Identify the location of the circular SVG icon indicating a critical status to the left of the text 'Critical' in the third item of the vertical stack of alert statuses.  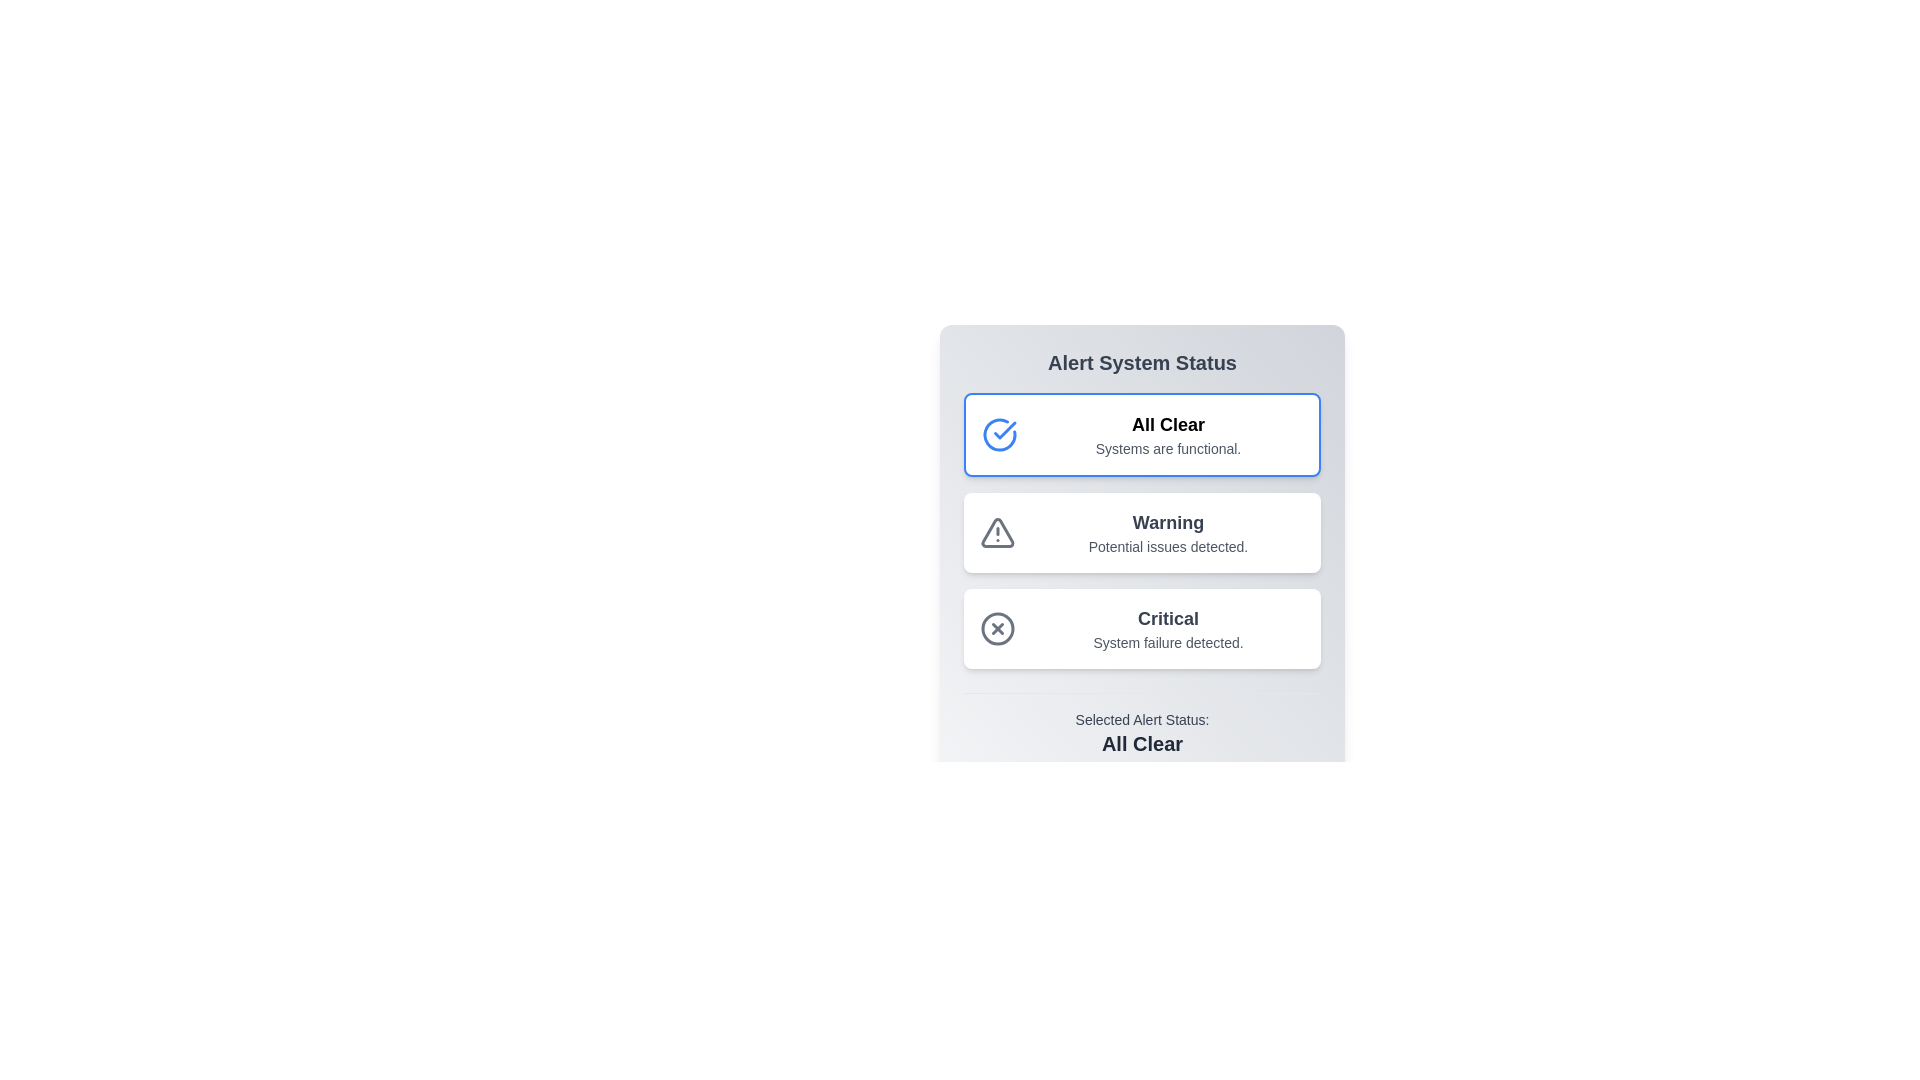
(998, 627).